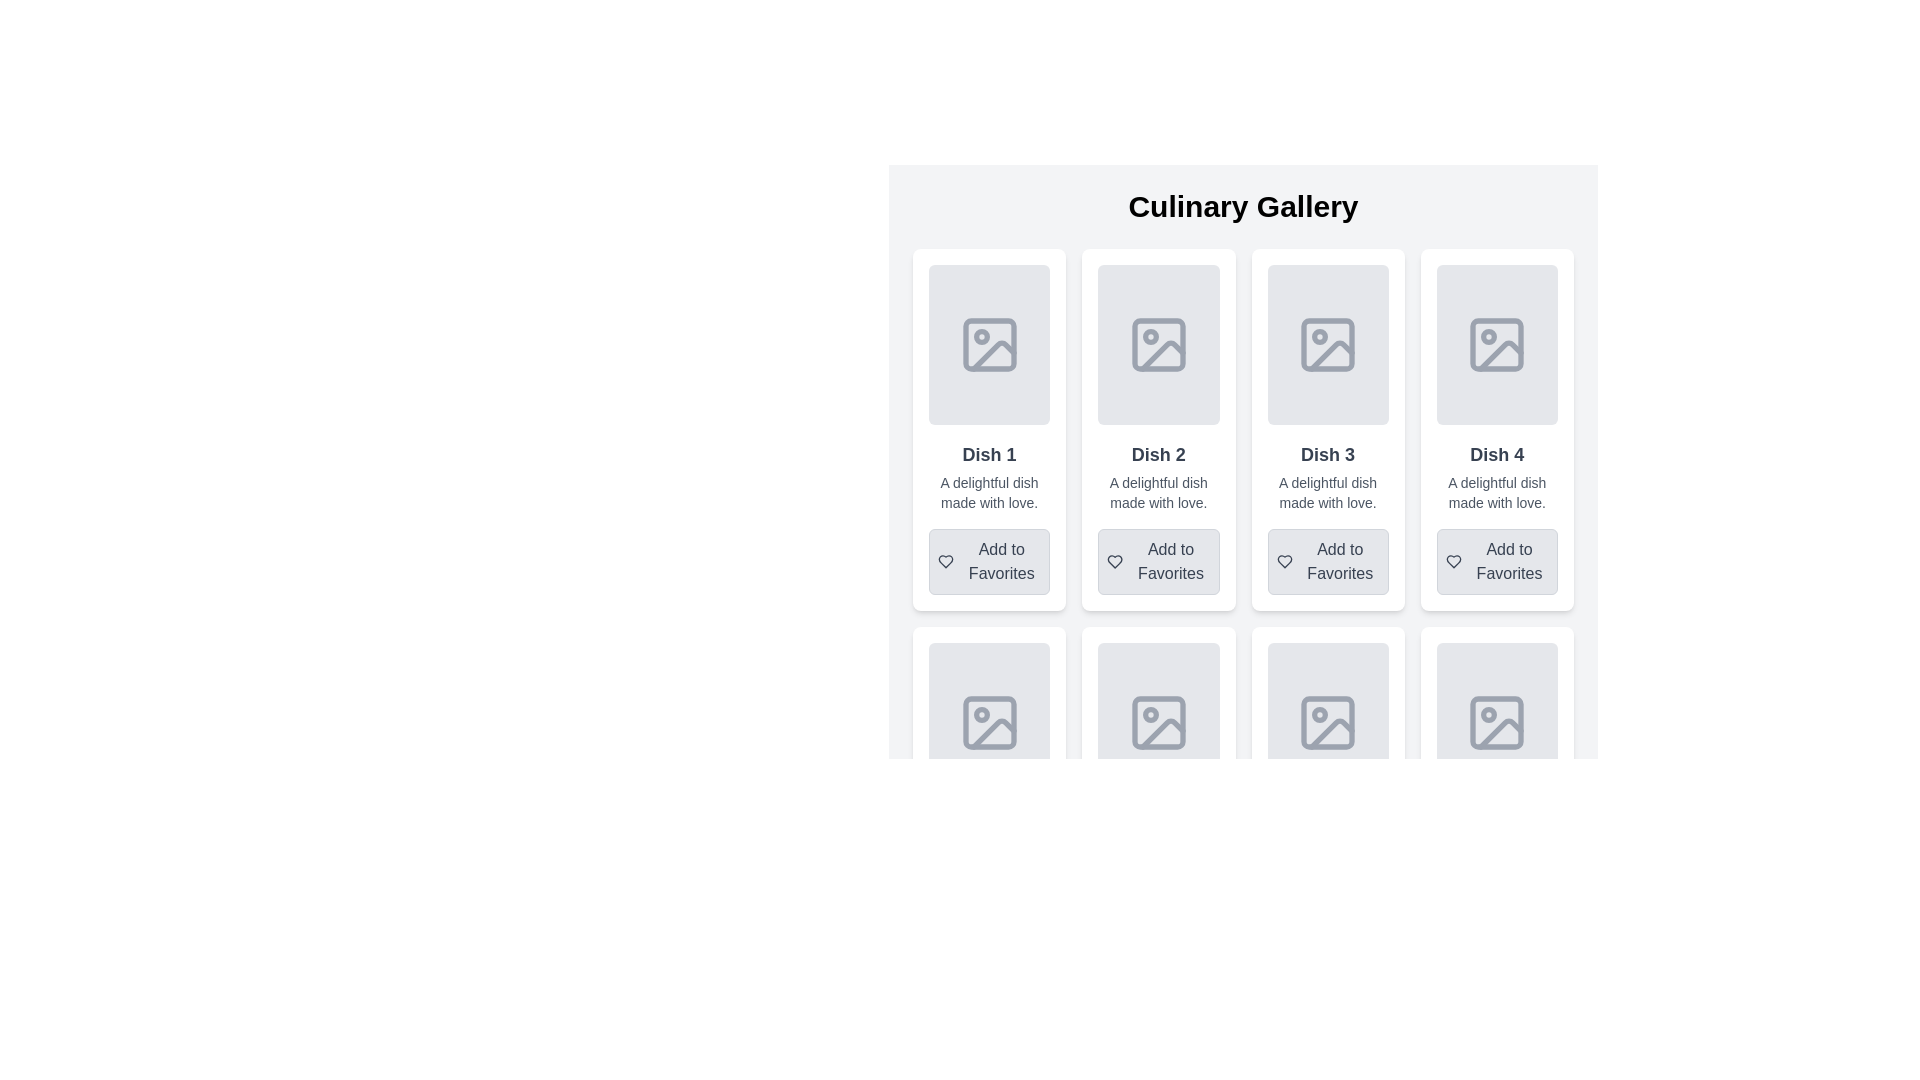  Describe the element at coordinates (1158, 455) in the screenshot. I see `the bold, large-sized text label that displays 'Dish 2', located in the second card of the top row in the gallery grid` at that location.